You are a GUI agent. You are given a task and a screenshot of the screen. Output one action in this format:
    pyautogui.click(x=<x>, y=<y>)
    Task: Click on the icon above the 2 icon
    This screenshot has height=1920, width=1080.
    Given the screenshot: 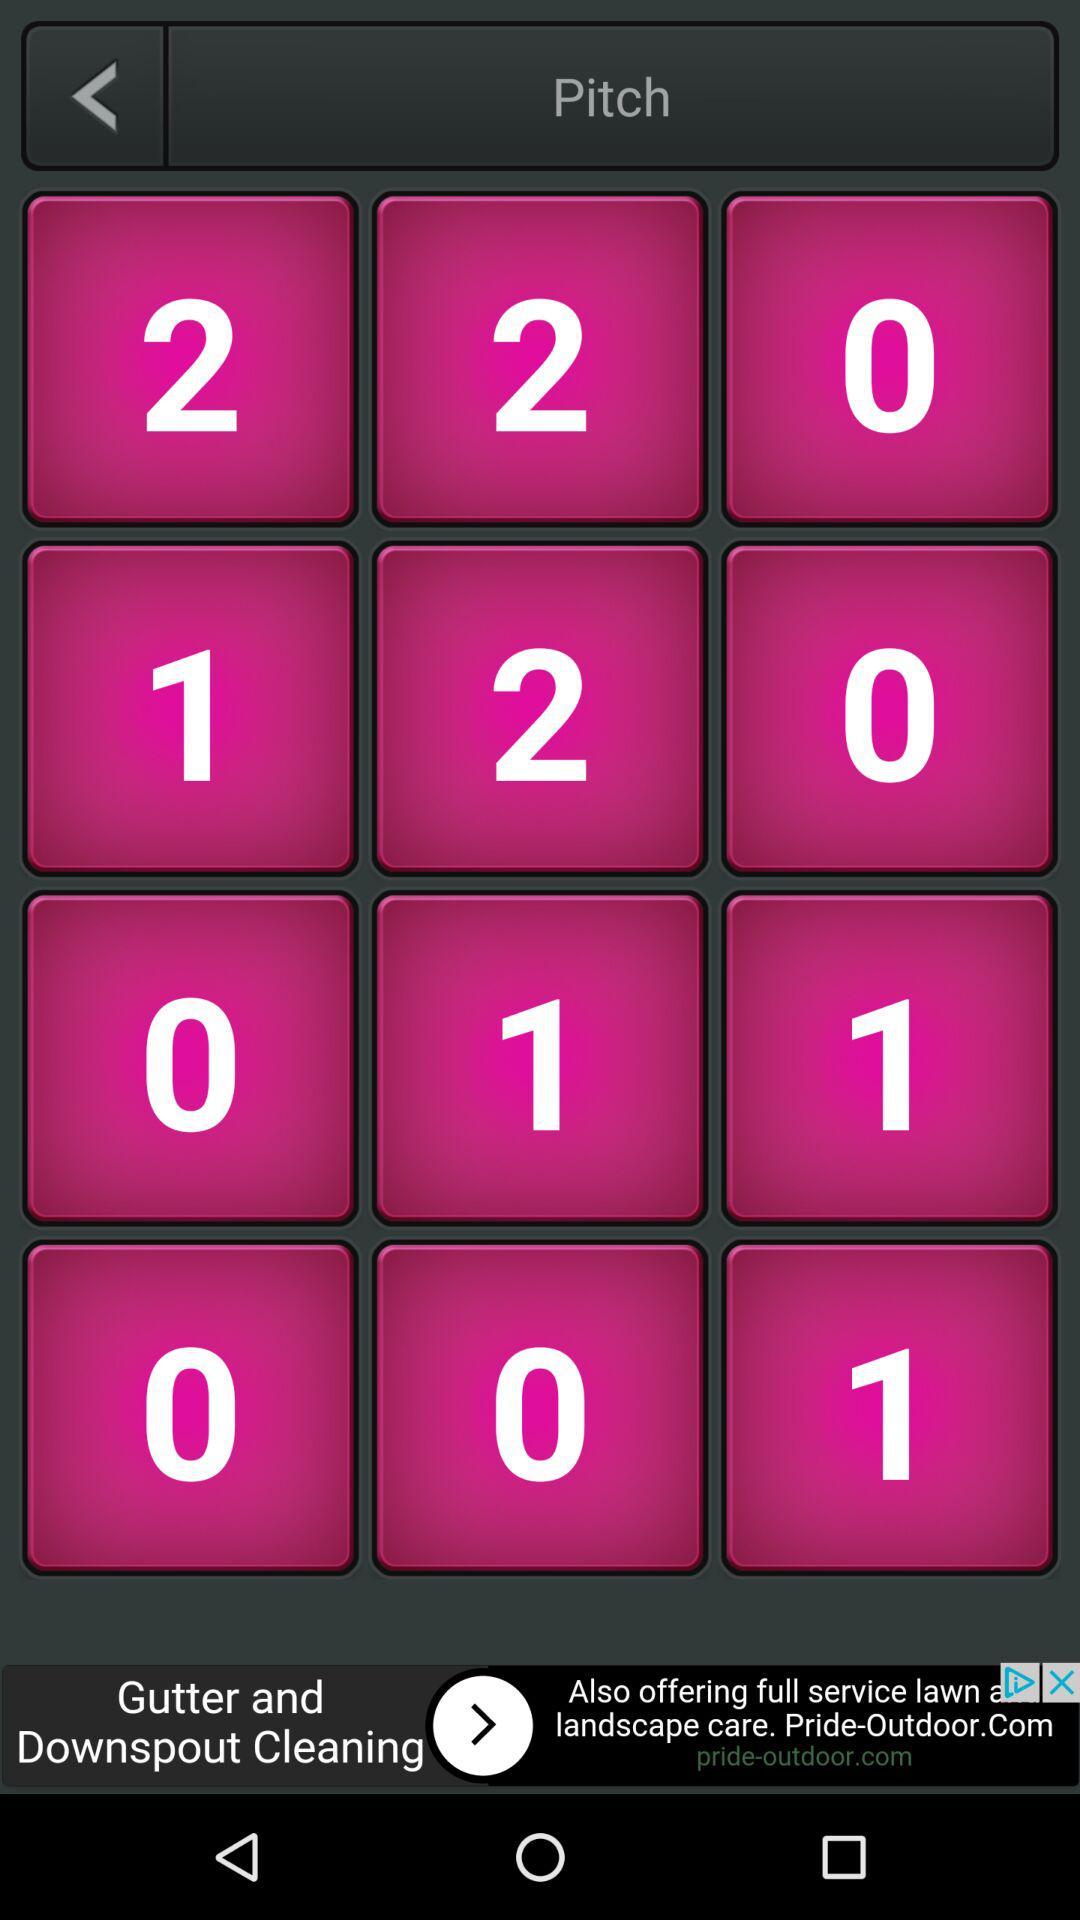 What is the action you would take?
    pyautogui.click(x=93, y=95)
    